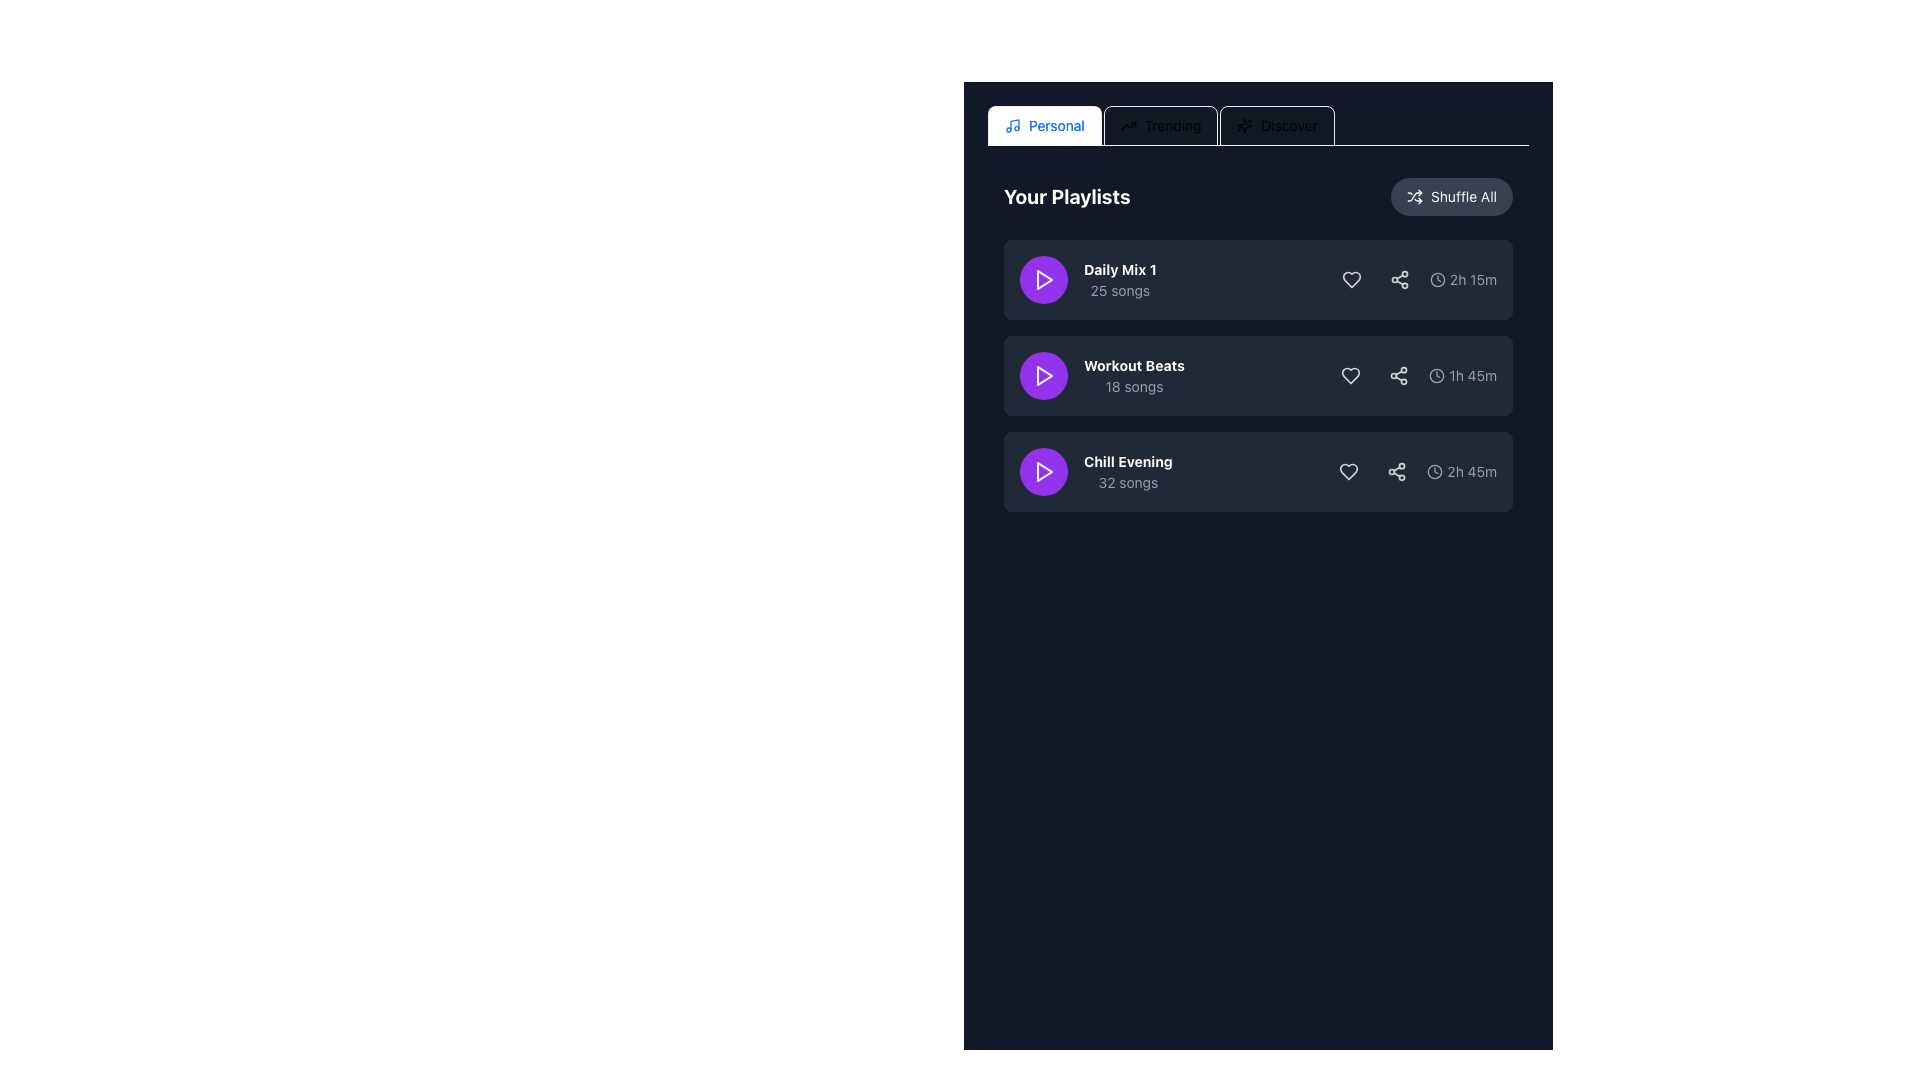  I want to click on the informational text label displaying 'Chill Evening' with '32 songs' in the 'Your Playlists' section, so click(1128, 471).